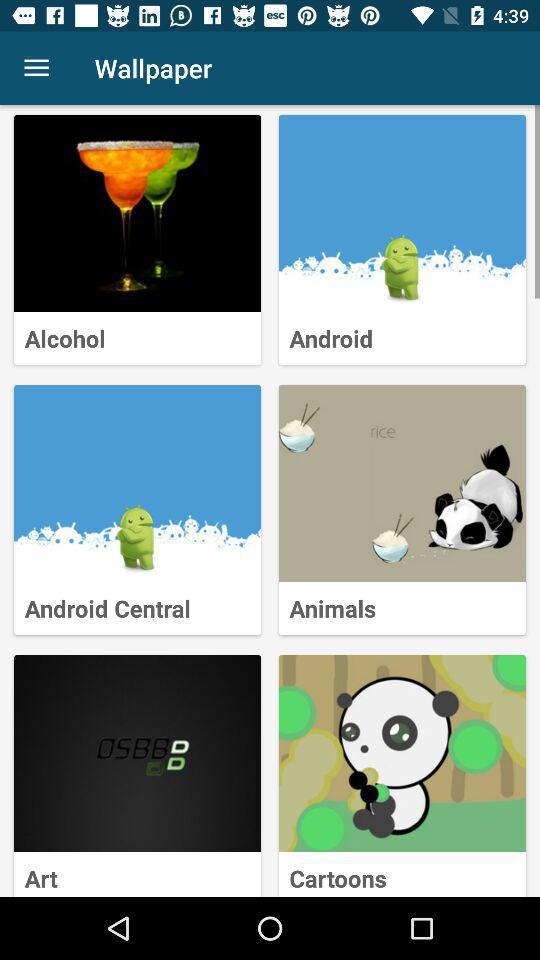  I want to click on pick category, so click(402, 752).